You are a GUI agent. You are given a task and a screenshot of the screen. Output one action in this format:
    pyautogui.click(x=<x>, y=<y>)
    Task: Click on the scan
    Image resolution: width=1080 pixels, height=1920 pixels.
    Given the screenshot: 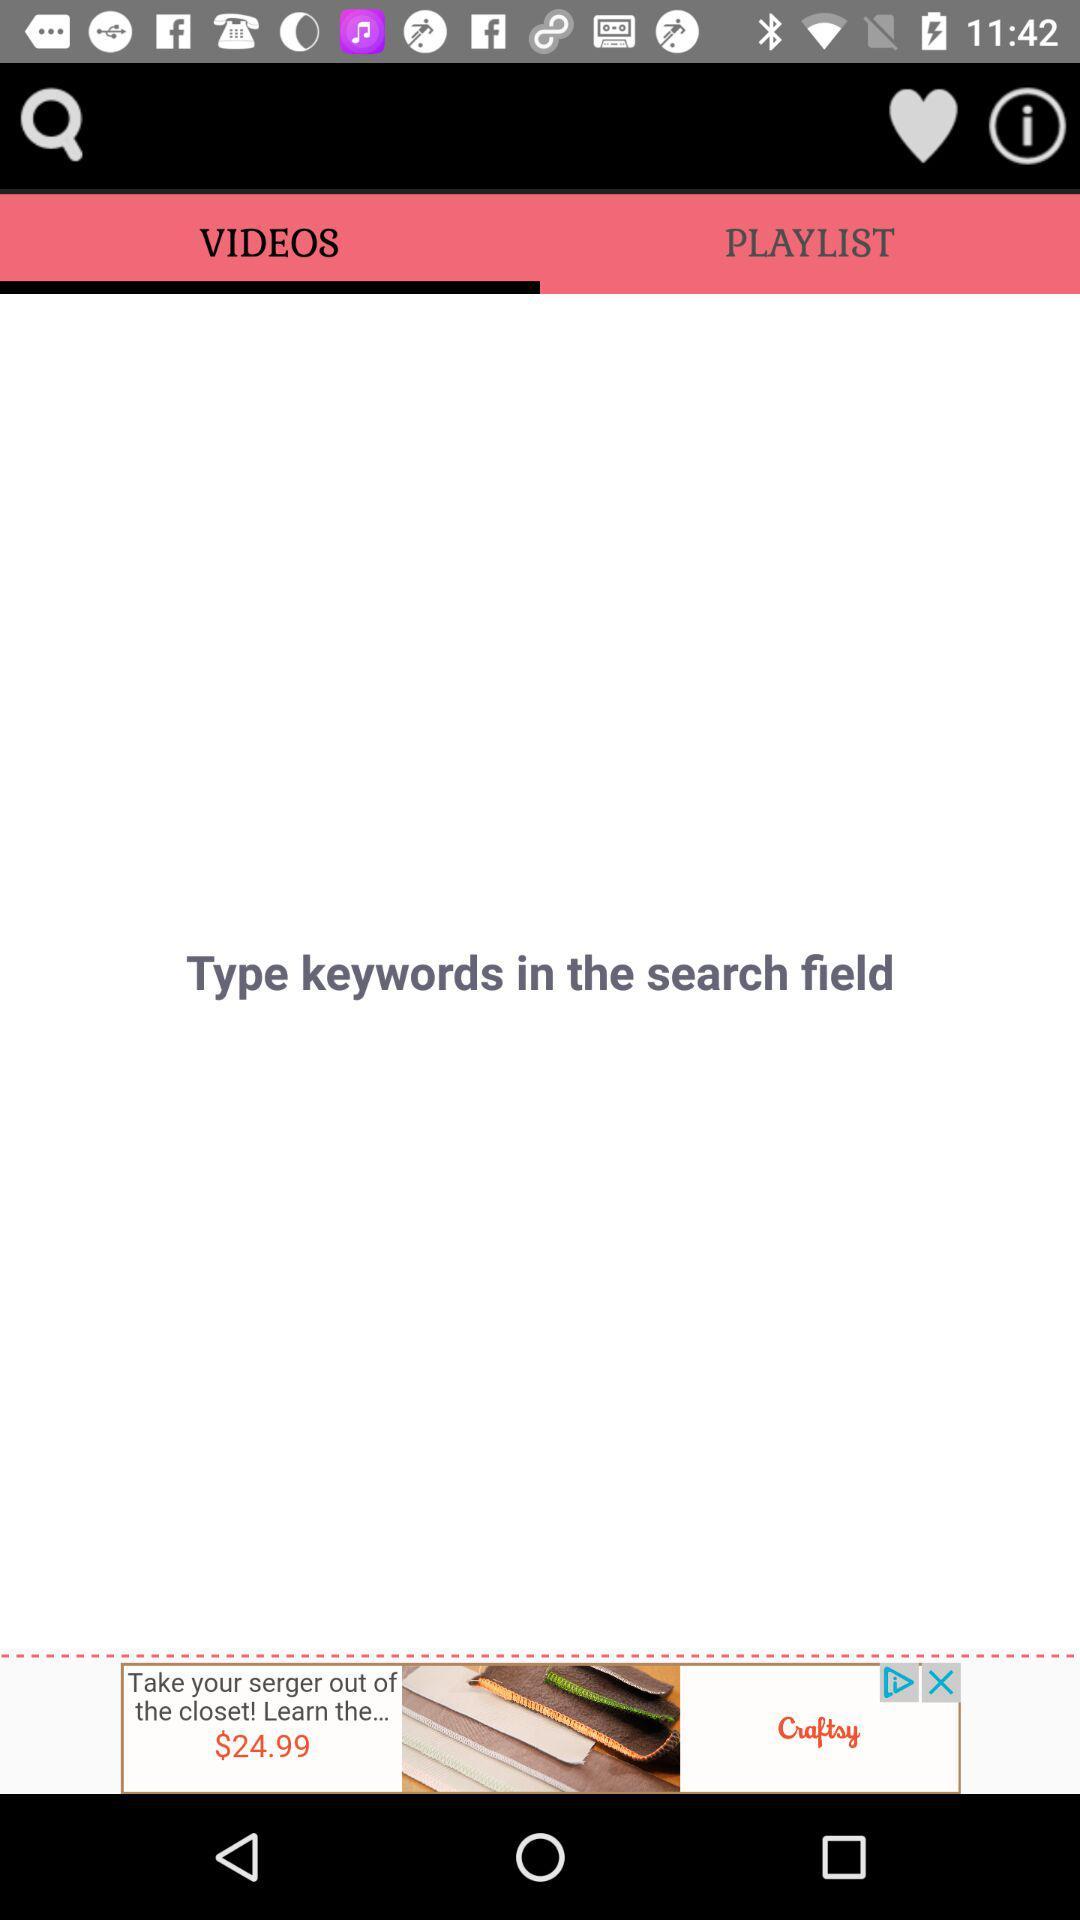 What is the action you would take?
    pyautogui.click(x=1027, y=124)
    